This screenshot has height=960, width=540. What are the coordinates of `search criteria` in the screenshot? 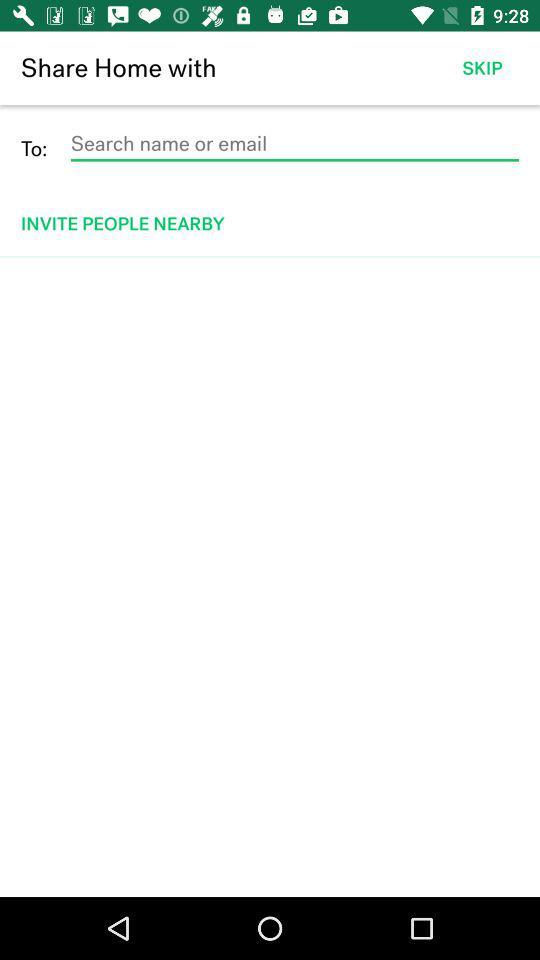 It's located at (293, 143).